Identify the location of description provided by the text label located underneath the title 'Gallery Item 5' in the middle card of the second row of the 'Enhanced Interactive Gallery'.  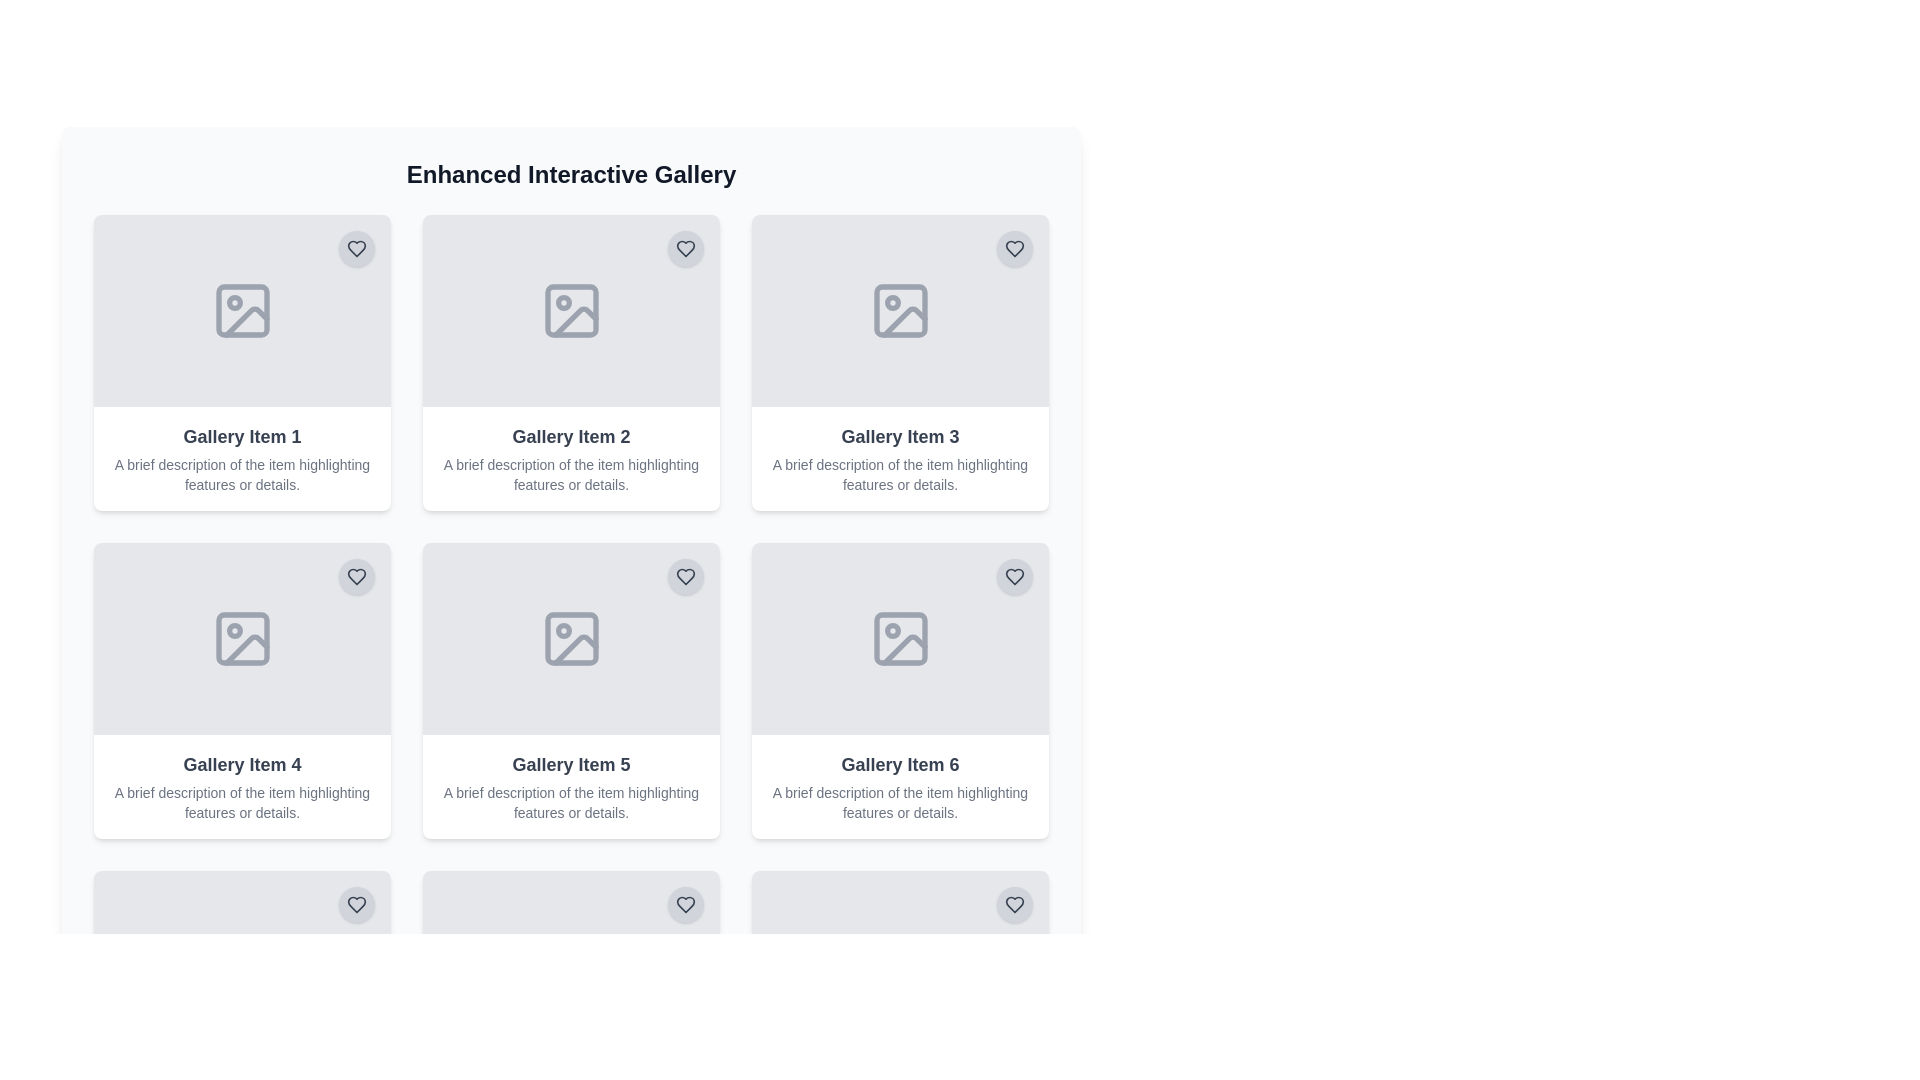
(570, 801).